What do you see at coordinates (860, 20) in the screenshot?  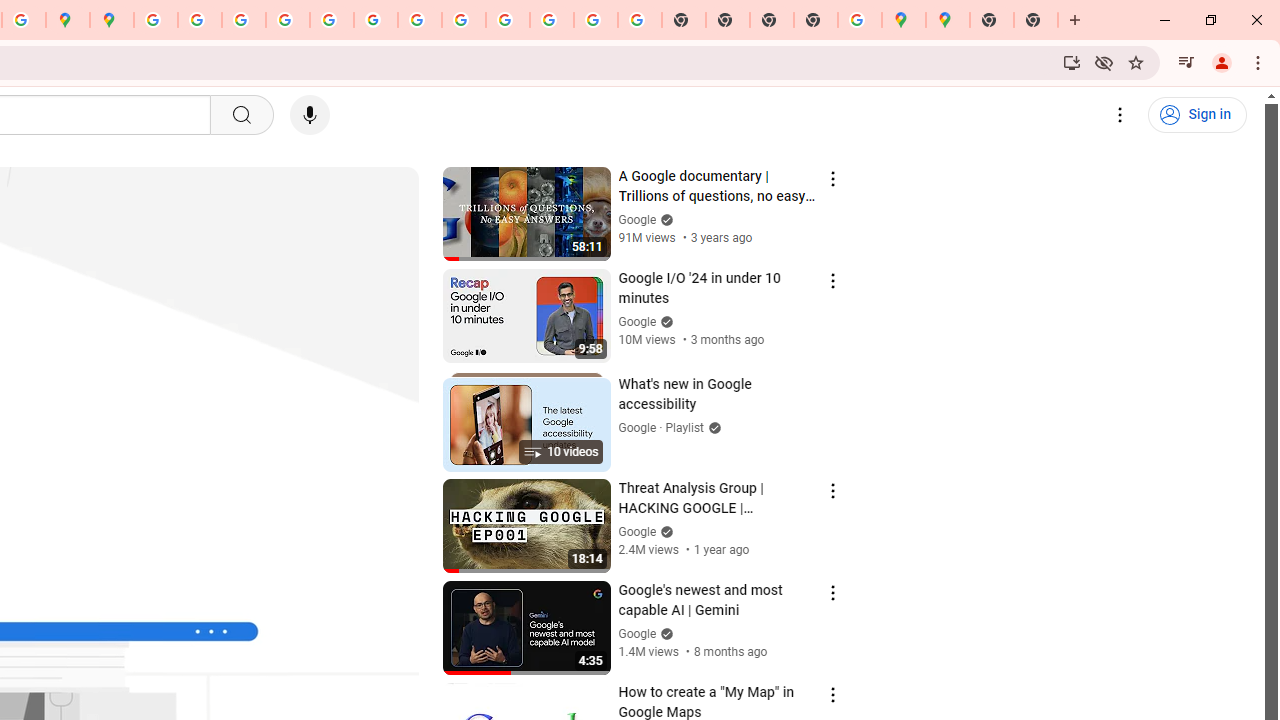 I see `'Use Google Maps in Space - Google Maps Help'` at bounding box center [860, 20].